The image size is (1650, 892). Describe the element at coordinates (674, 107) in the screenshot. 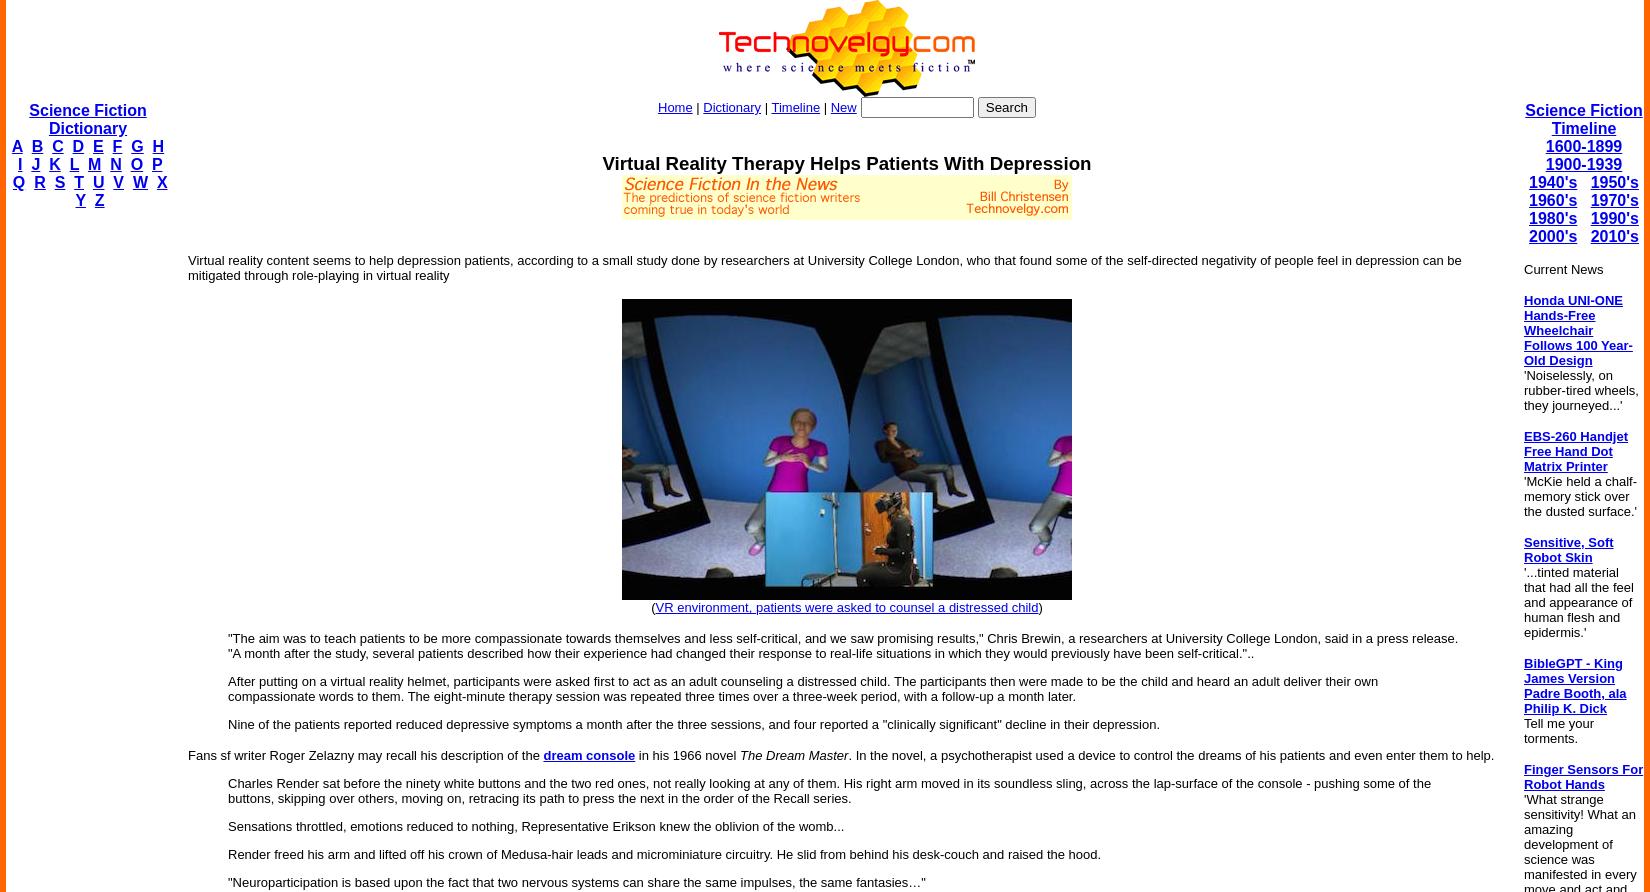

I see `'Home'` at that location.